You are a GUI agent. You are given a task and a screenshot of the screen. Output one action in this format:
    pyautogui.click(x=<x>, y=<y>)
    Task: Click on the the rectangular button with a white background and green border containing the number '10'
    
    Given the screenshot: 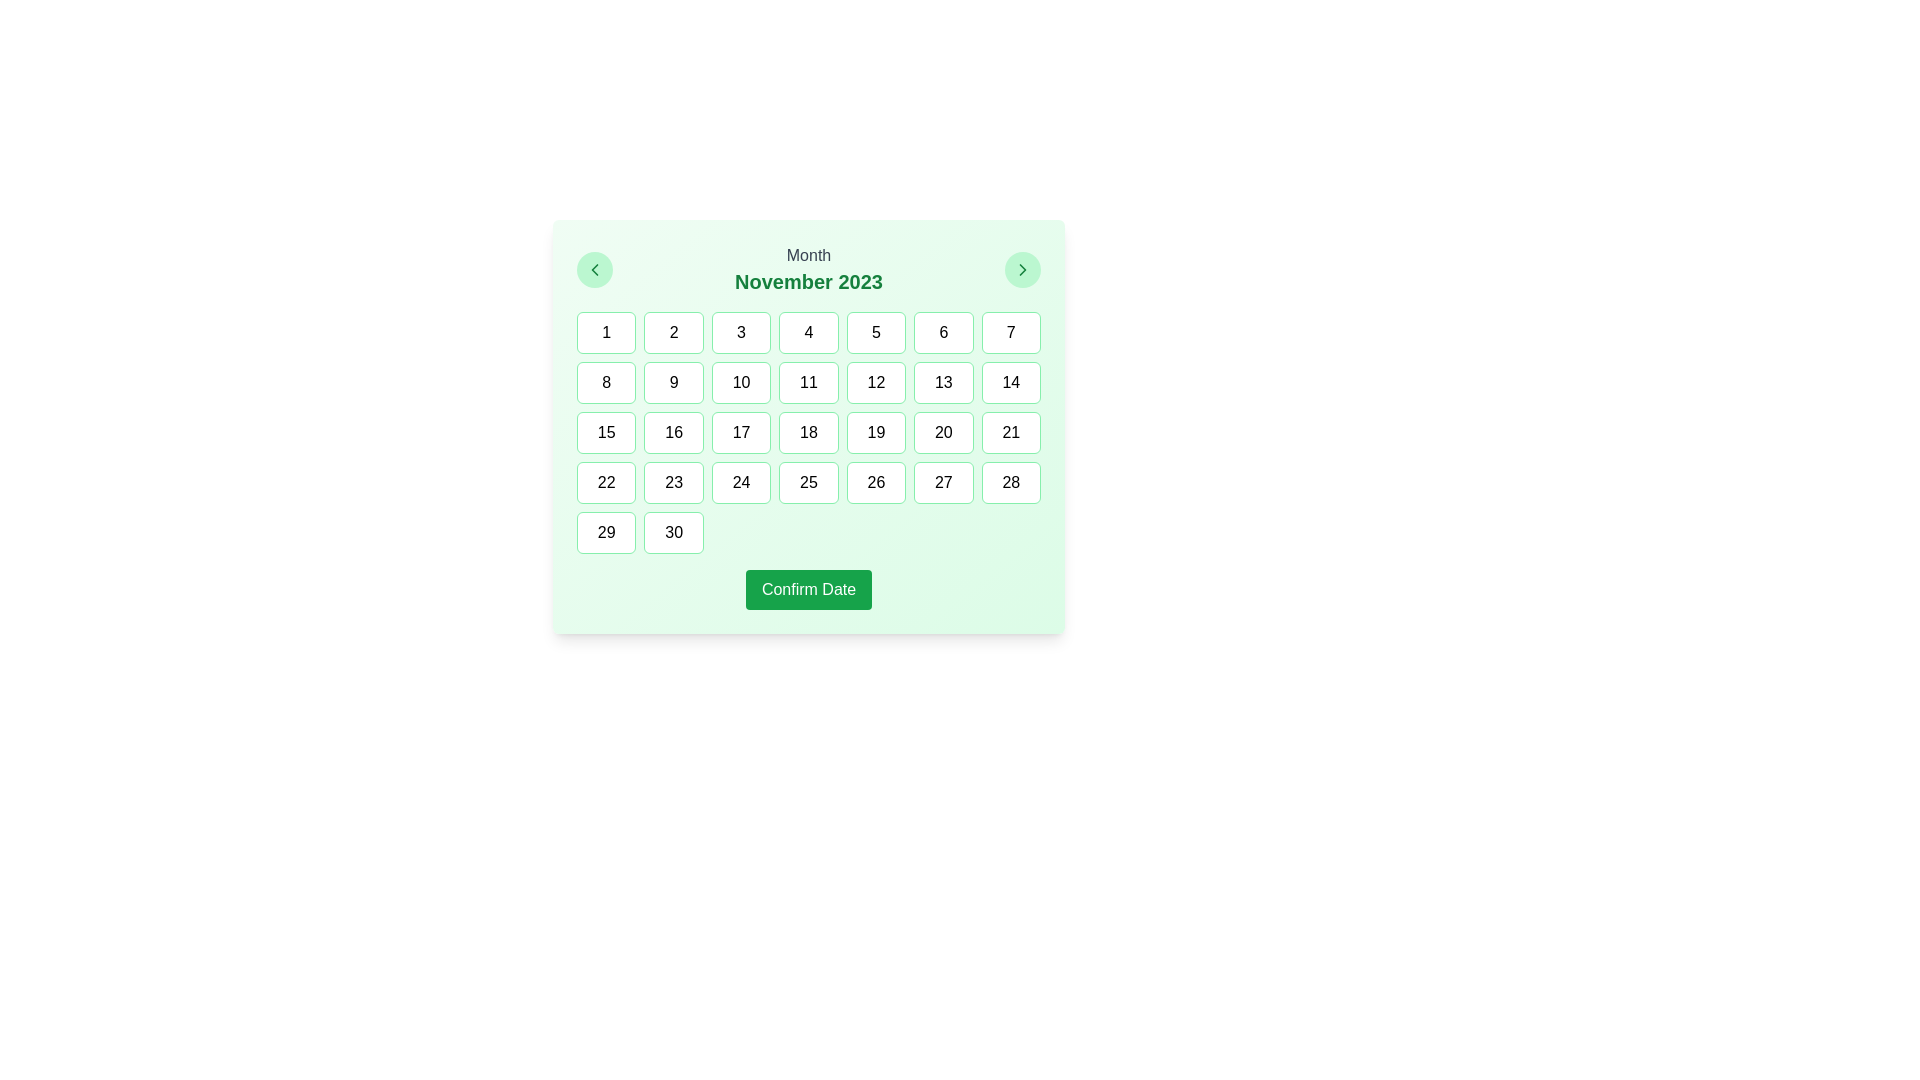 What is the action you would take?
    pyautogui.click(x=740, y=382)
    